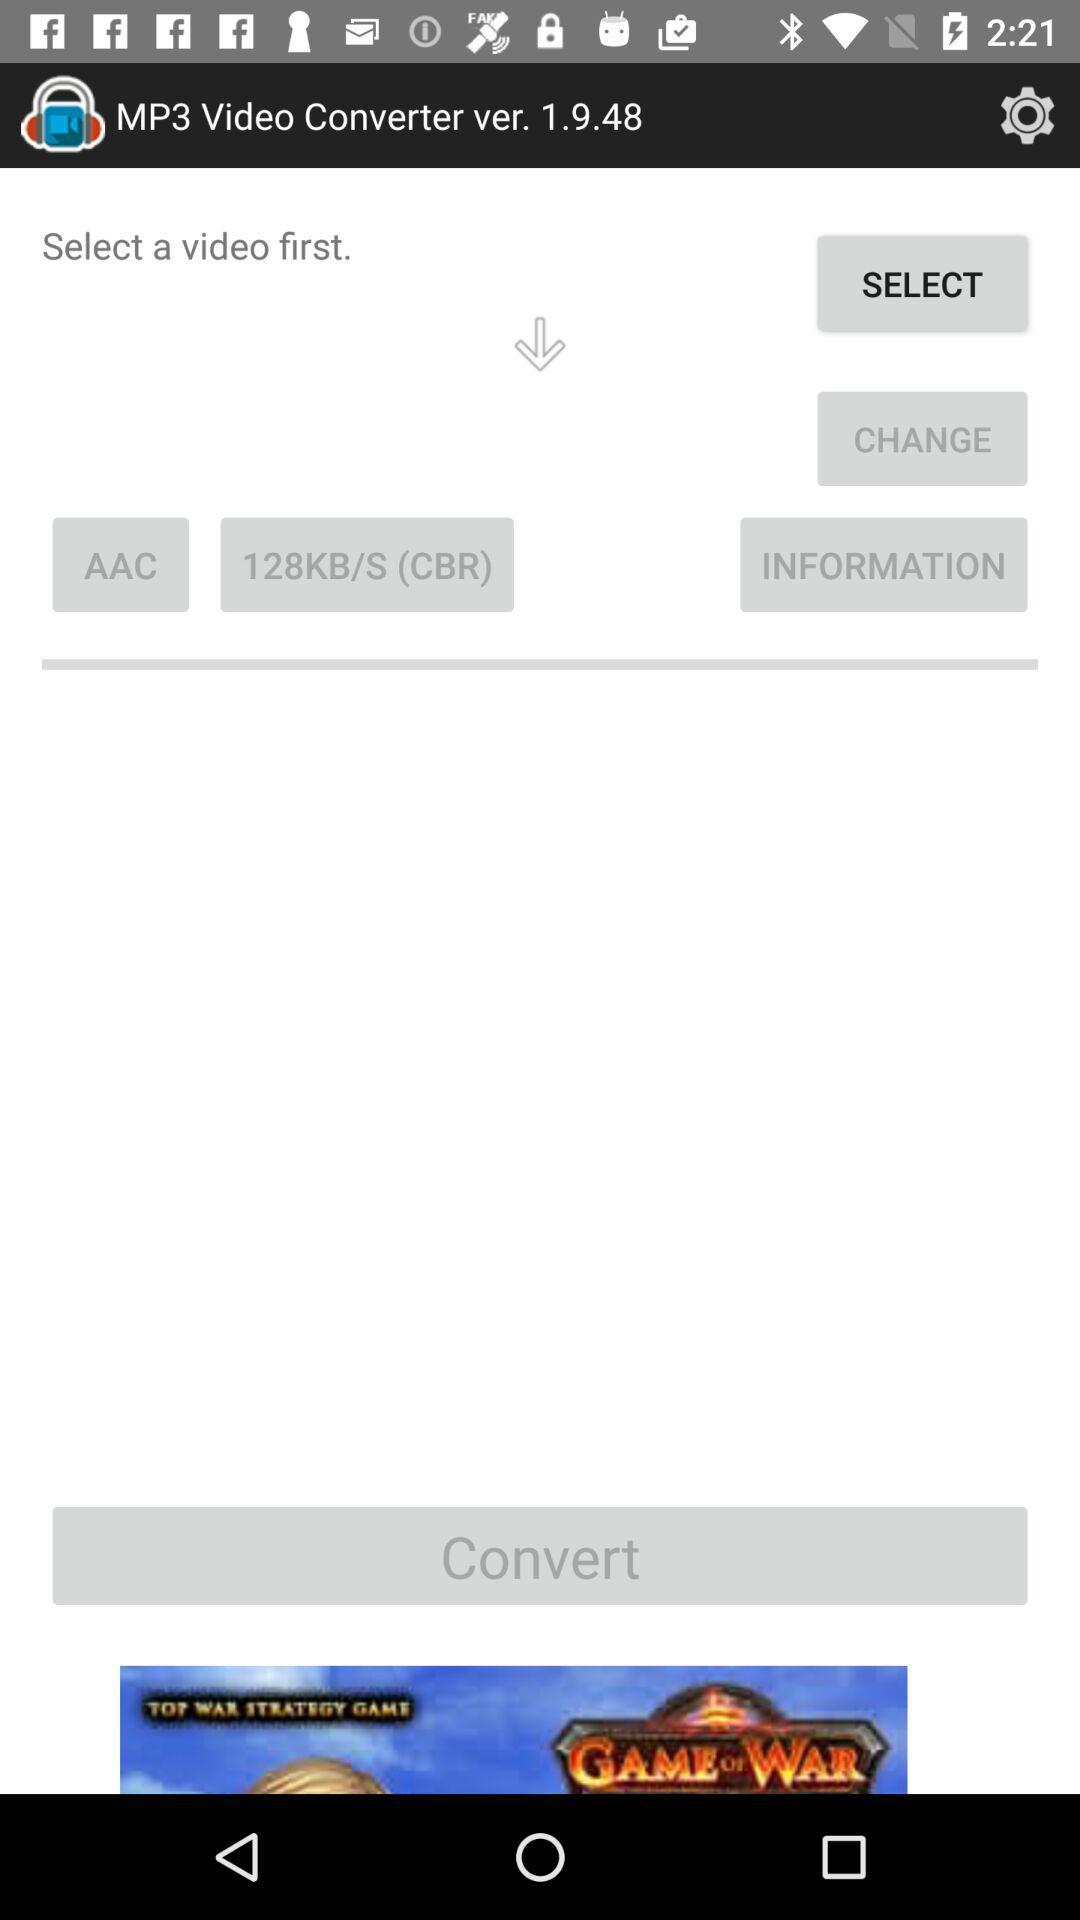 The width and height of the screenshot is (1080, 1920). What do you see at coordinates (1027, 114) in the screenshot?
I see `the settings icon` at bounding box center [1027, 114].